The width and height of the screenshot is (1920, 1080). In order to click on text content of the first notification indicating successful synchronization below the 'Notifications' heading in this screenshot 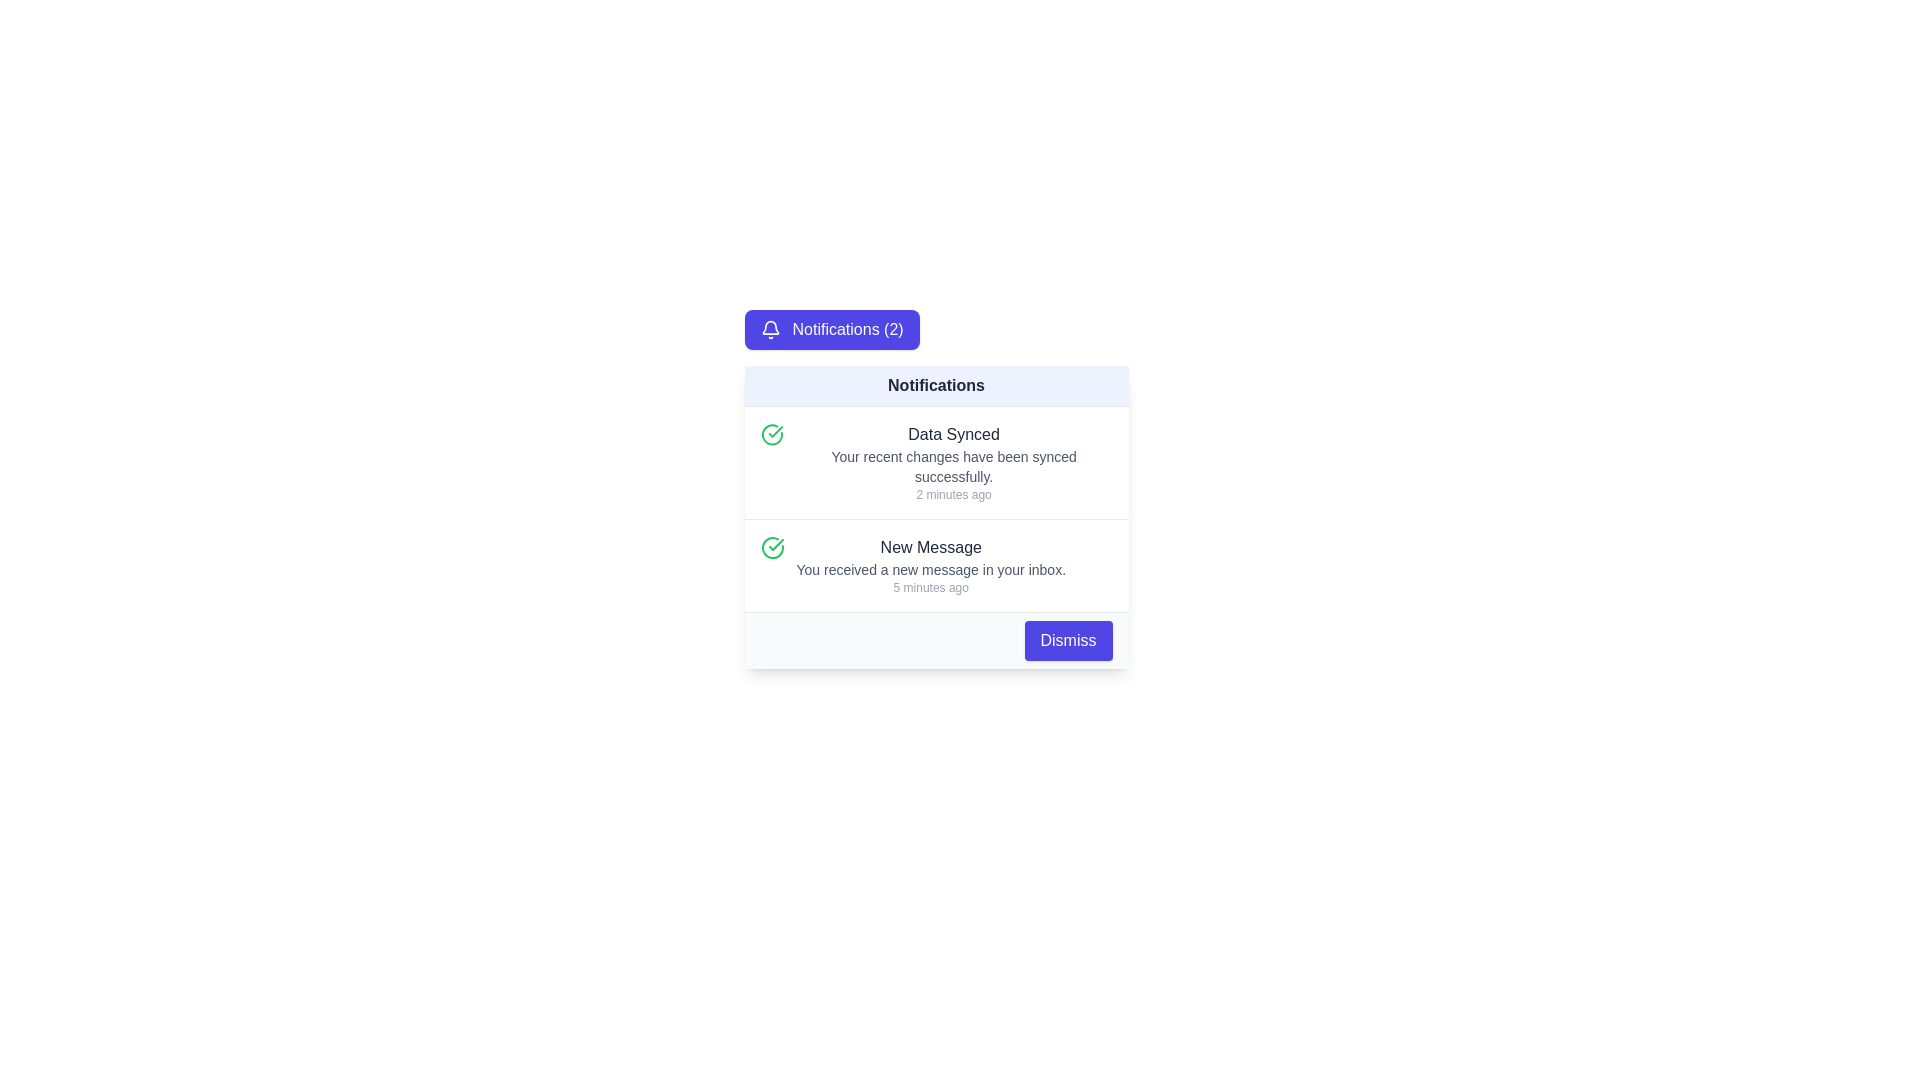, I will do `click(953, 462)`.